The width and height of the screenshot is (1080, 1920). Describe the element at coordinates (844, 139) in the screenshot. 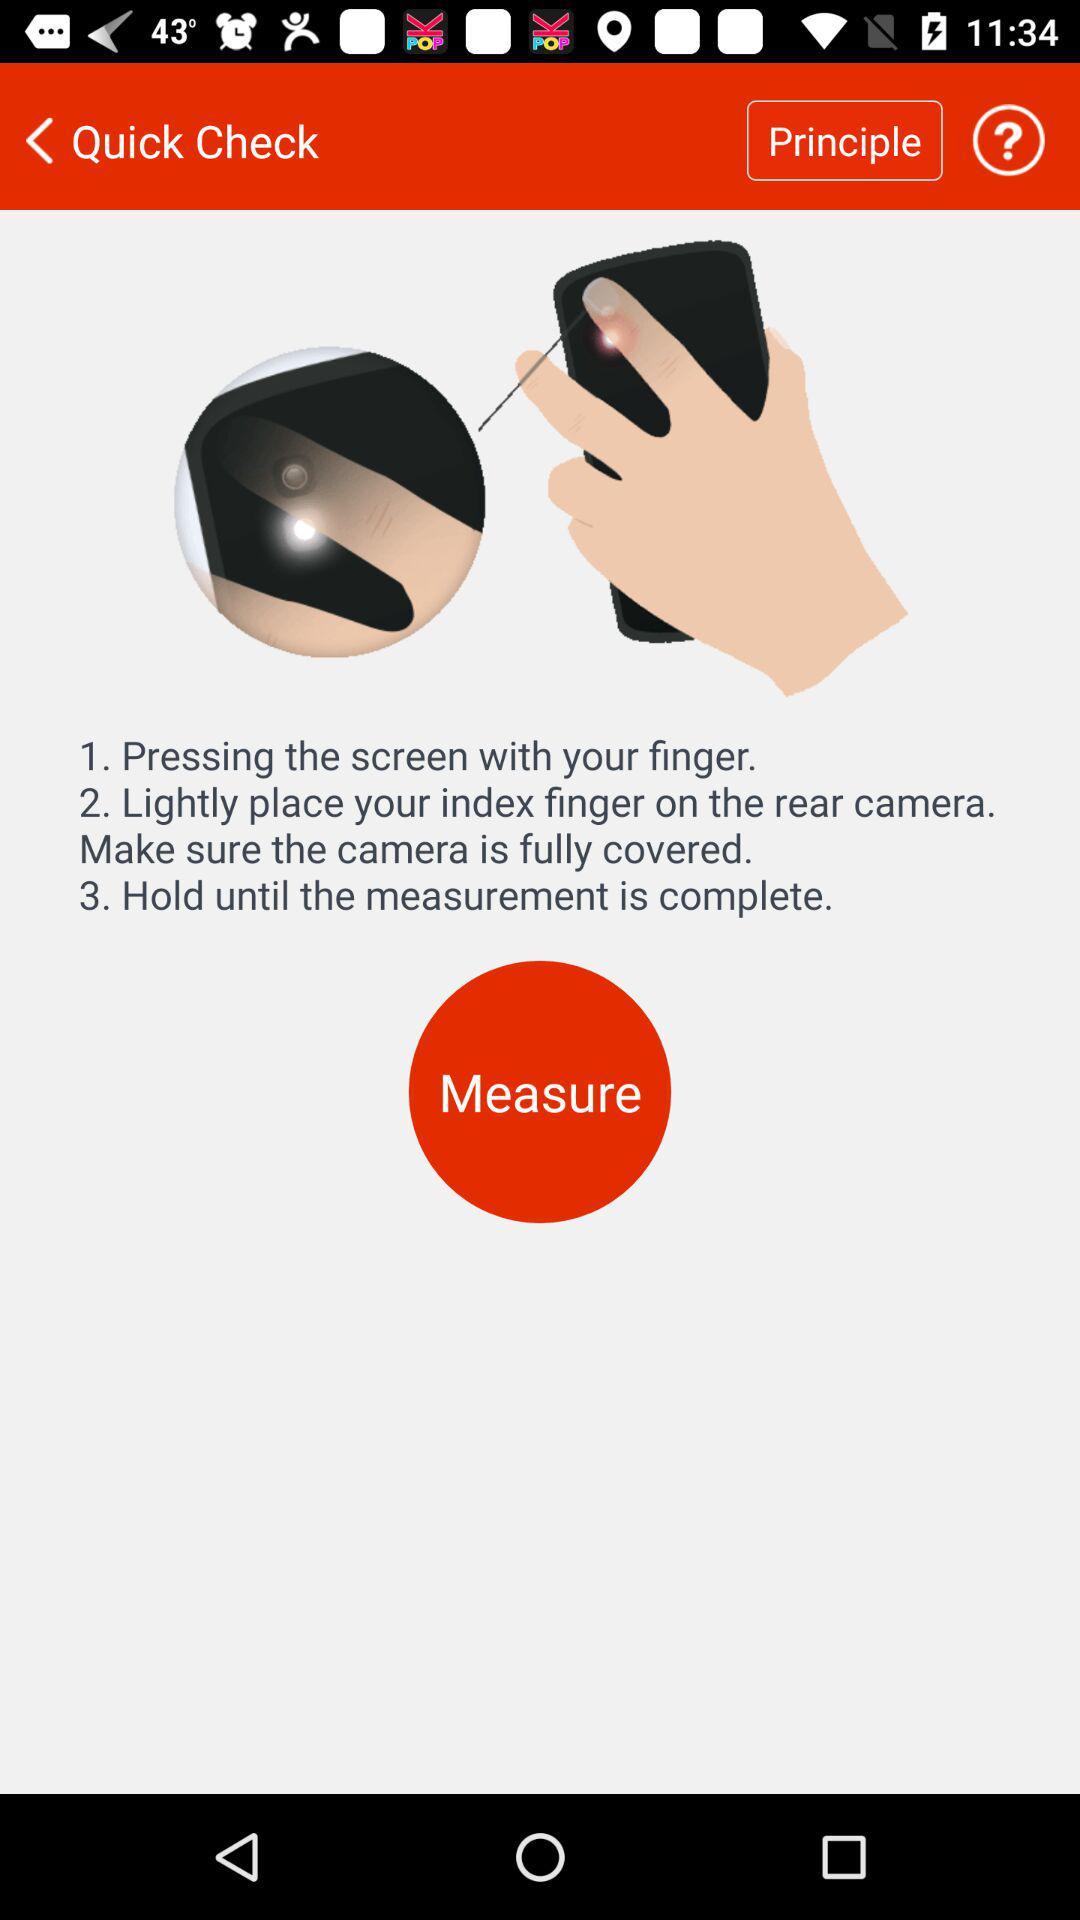

I see `the principle icon` at that location.